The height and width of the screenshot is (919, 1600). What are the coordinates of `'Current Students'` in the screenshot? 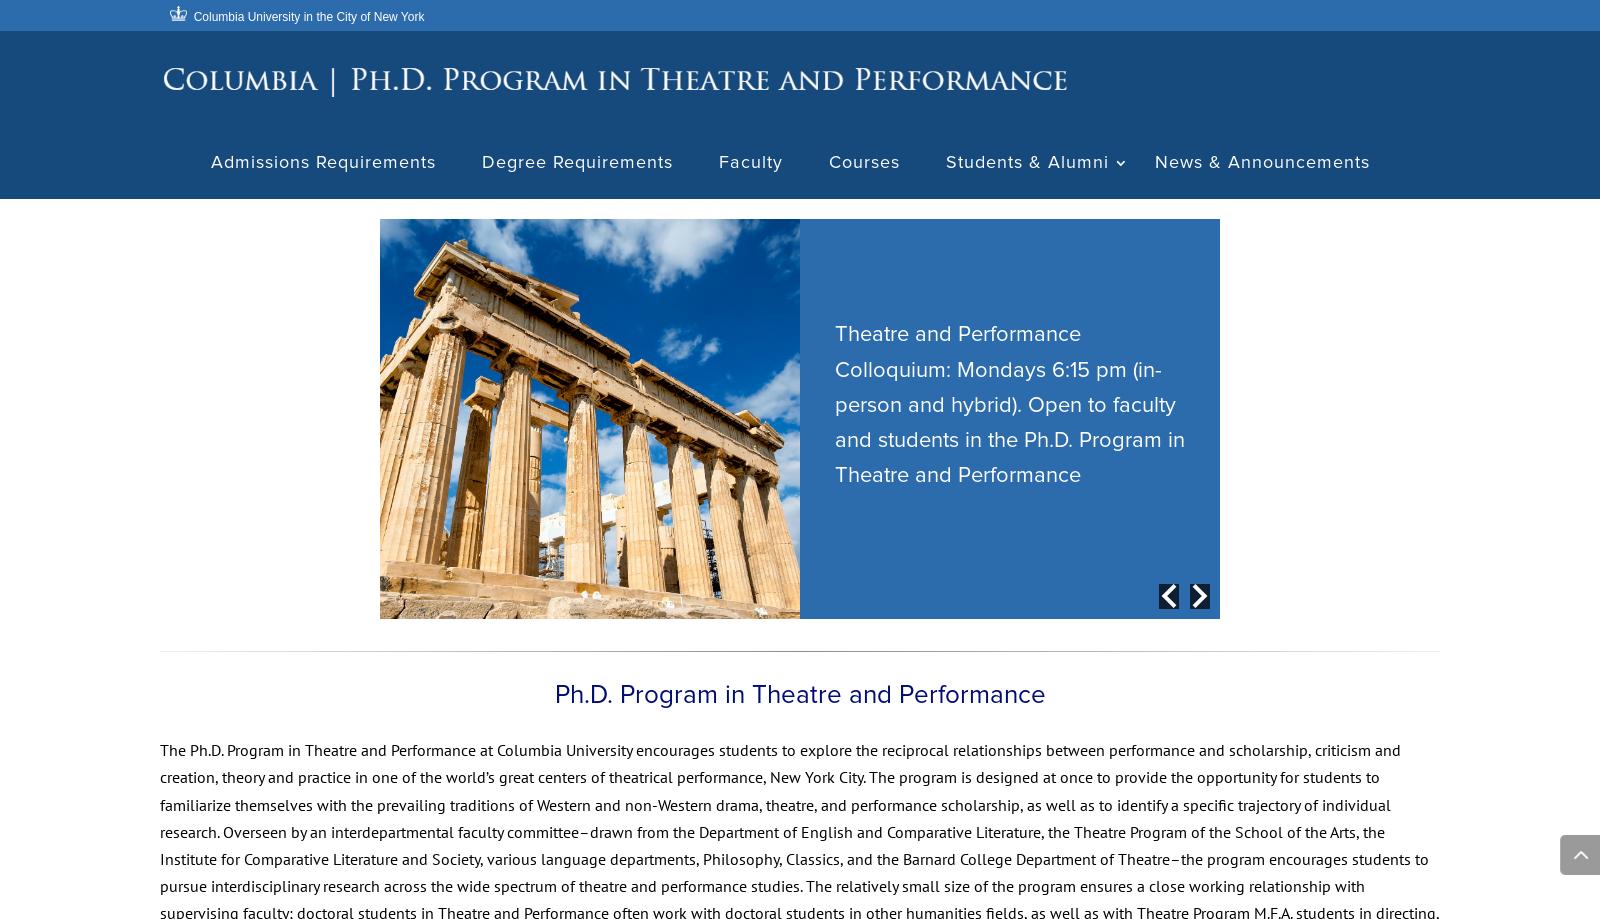 It's located at (1071, 247).